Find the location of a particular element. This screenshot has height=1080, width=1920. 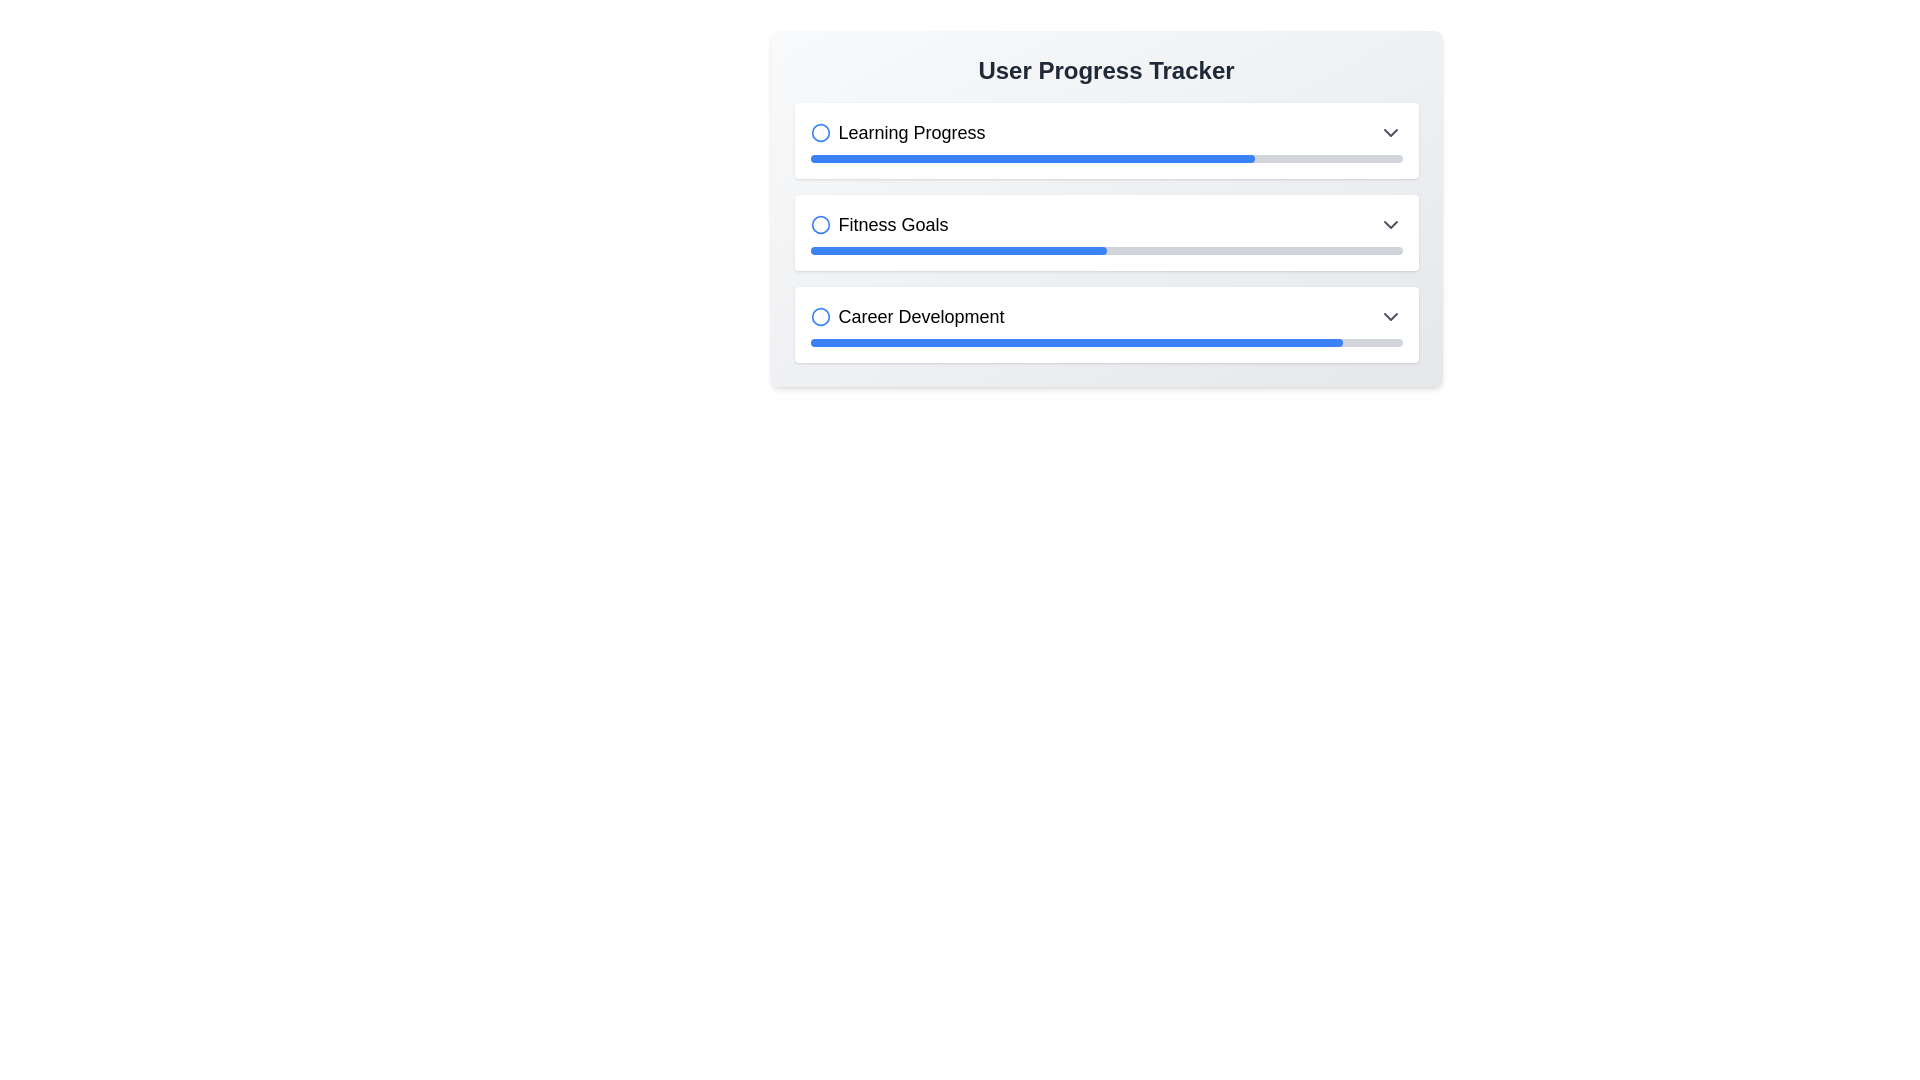

the 'Career Development' section label with a blue outlined circular icon is located at coordinates (906, 315).